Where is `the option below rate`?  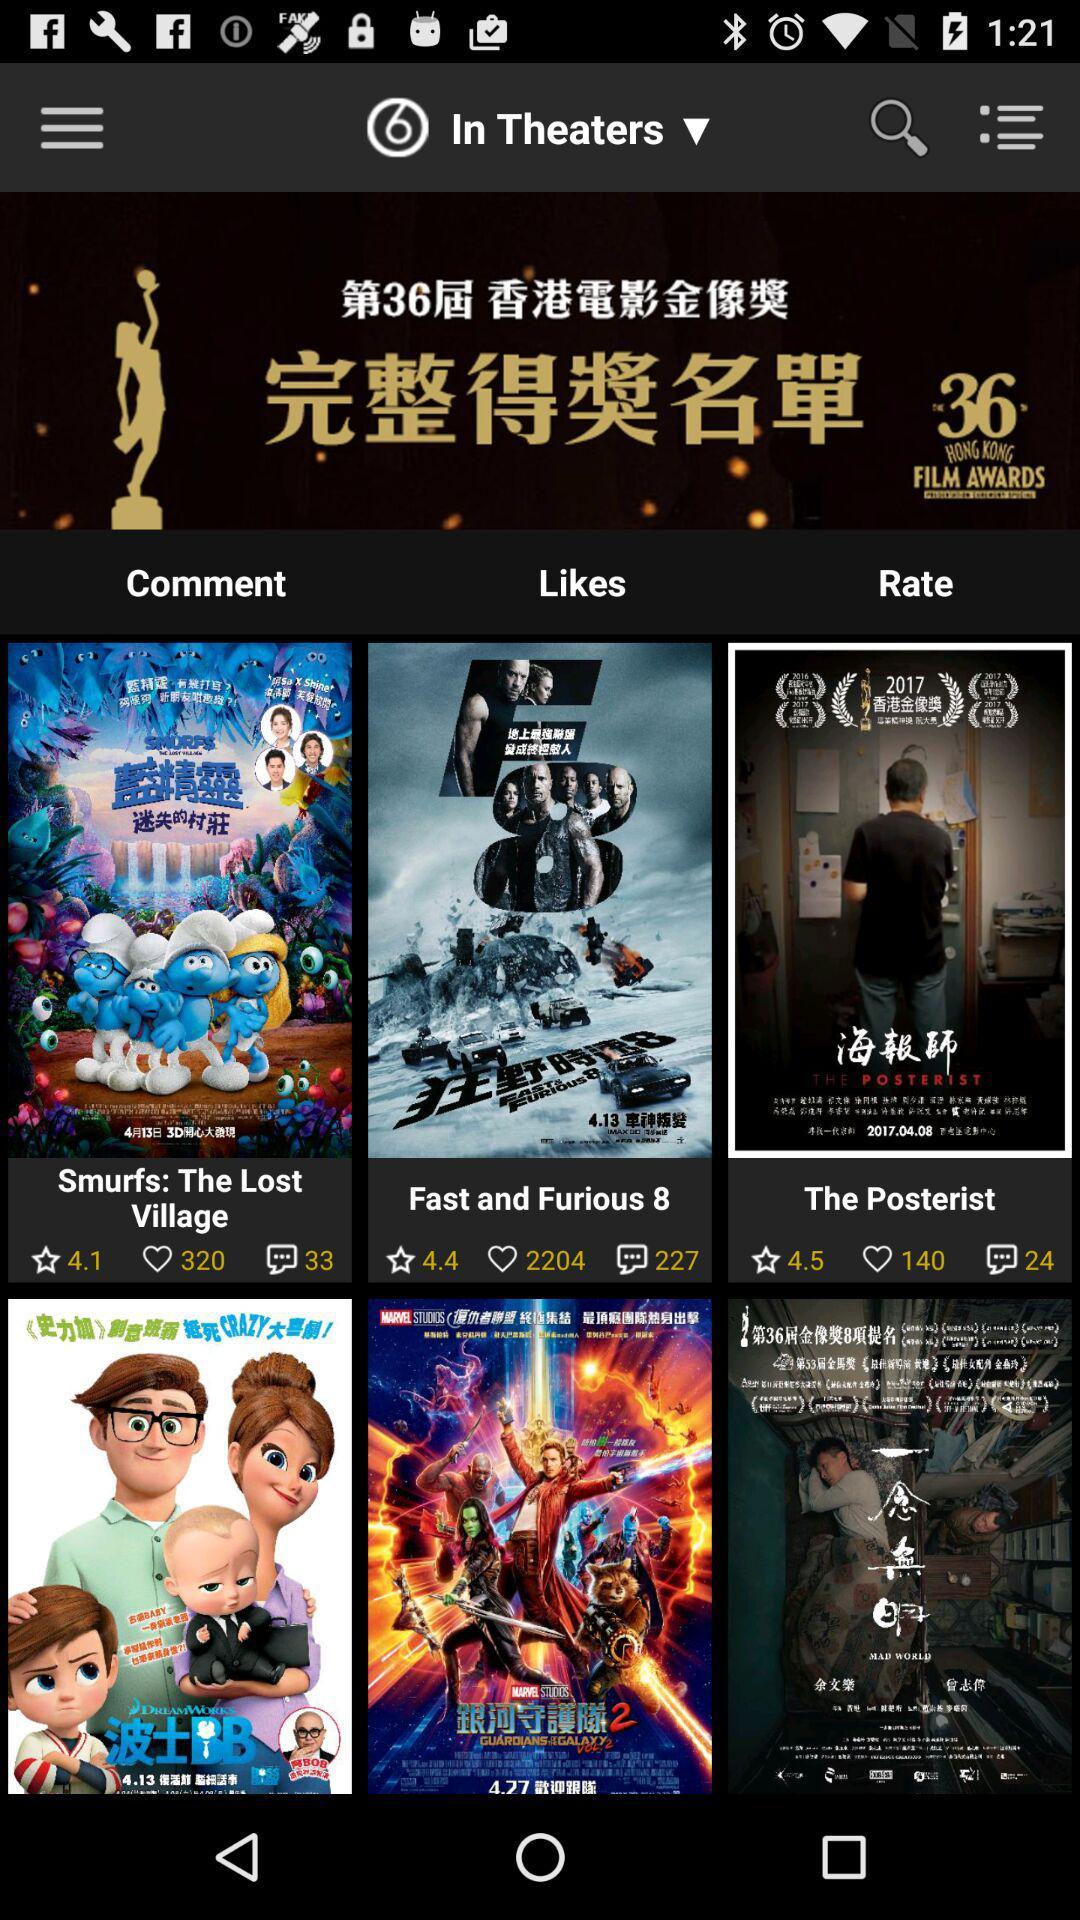
the option below rate is located at coordinates (898, 899).